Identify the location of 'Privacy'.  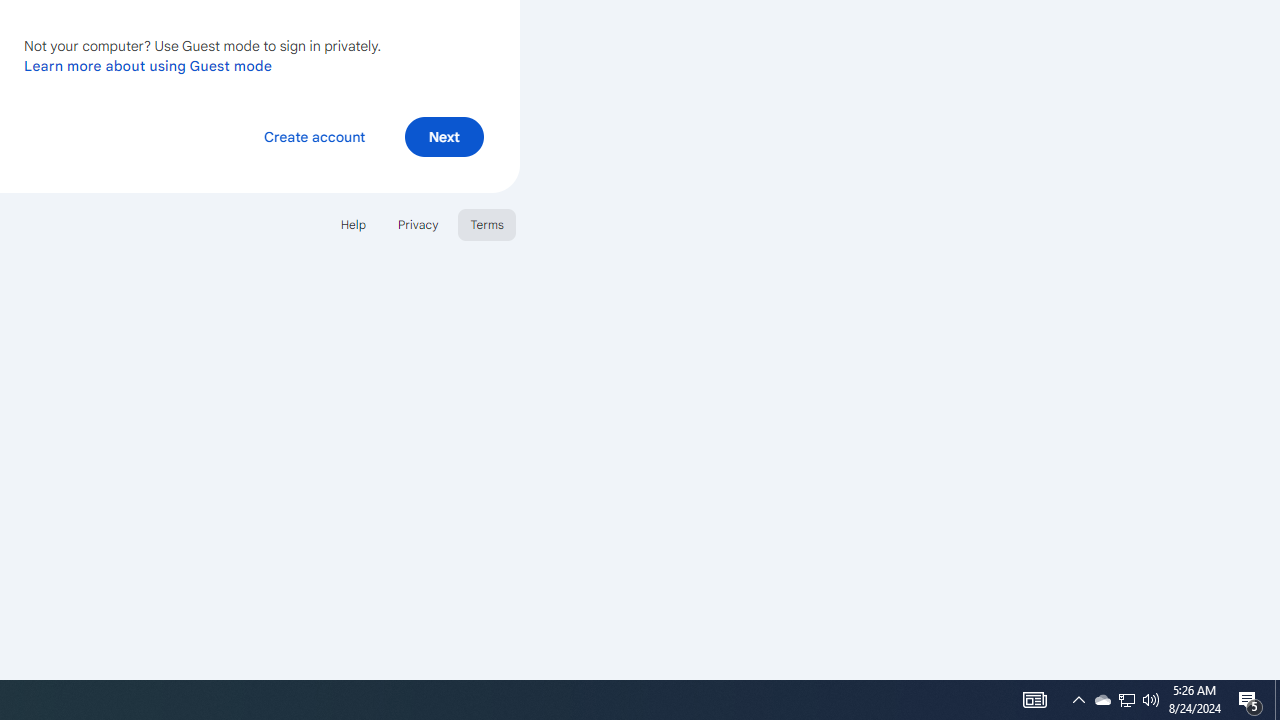
(416, 224).